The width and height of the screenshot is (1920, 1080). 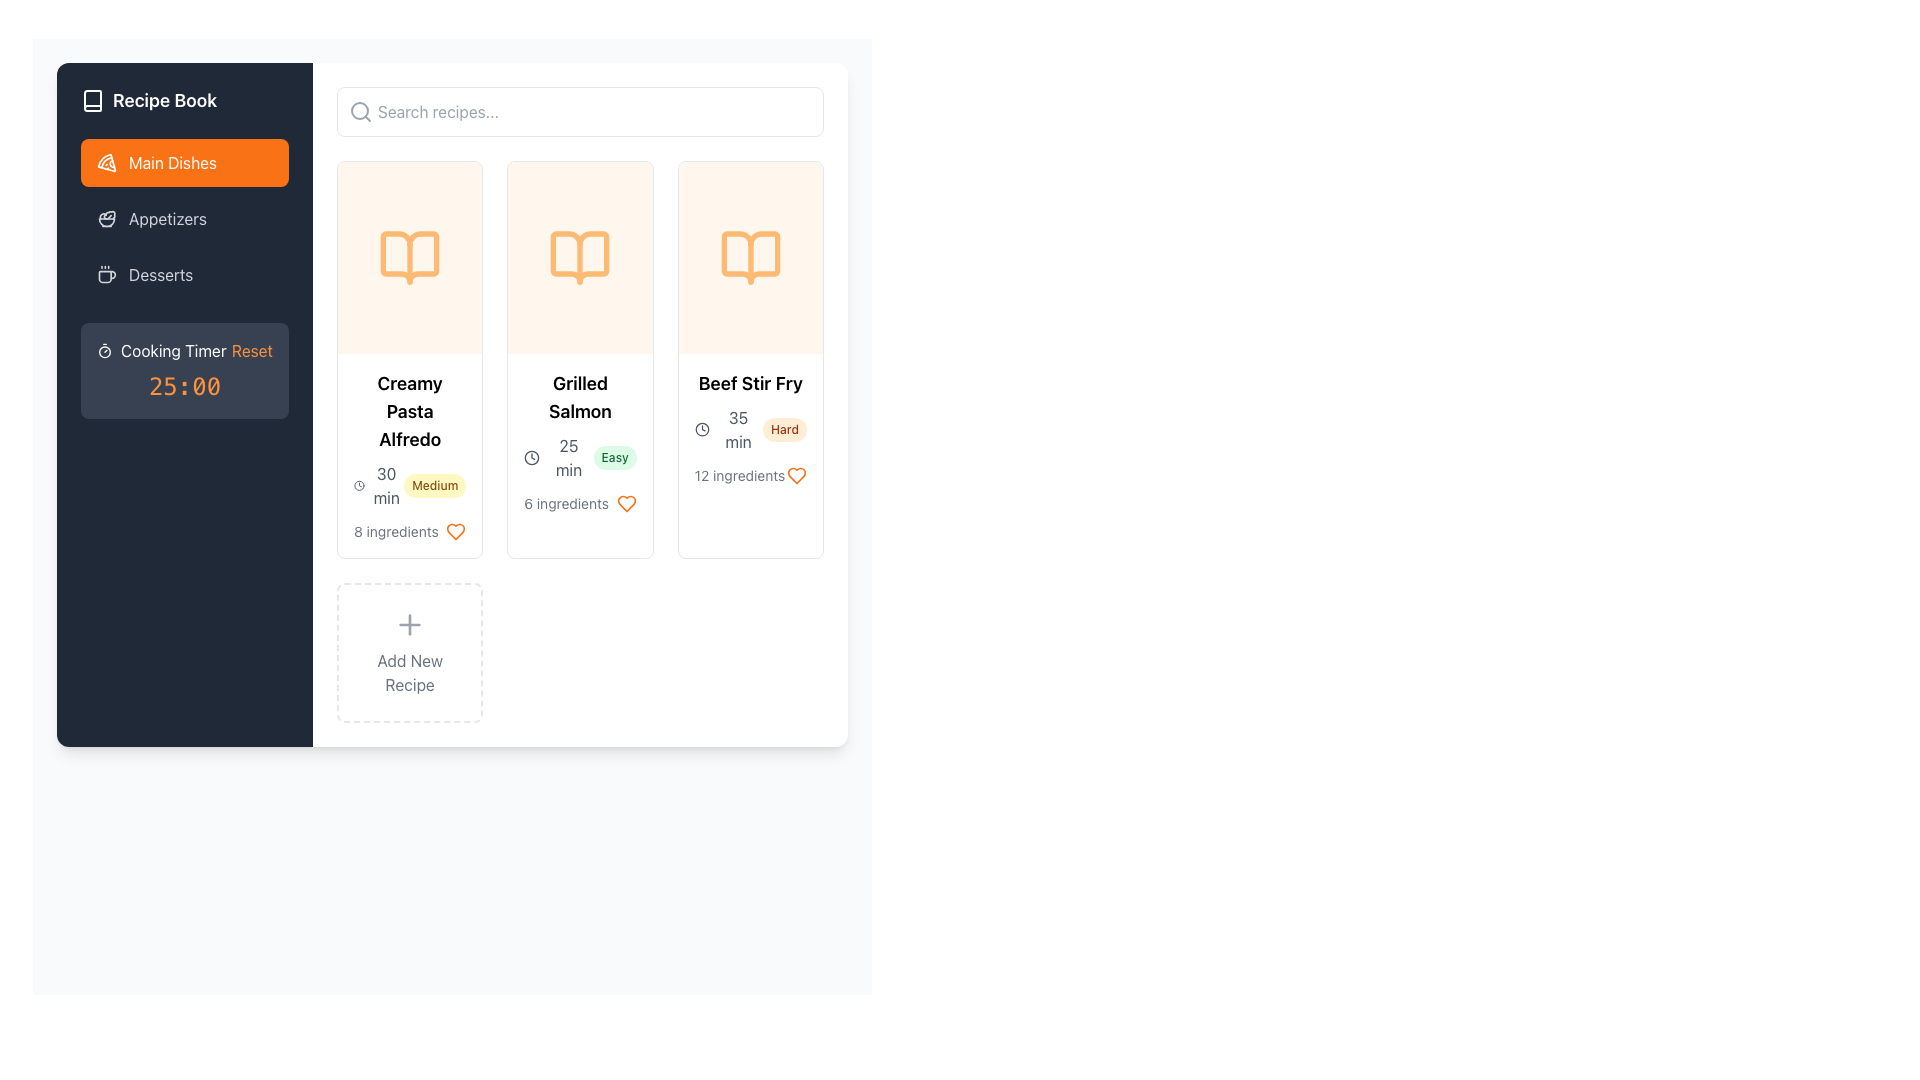 I want to click on the text label displaying '6 ingredients' located at the bottom of the second recipe card, so click(x=565, y=503).